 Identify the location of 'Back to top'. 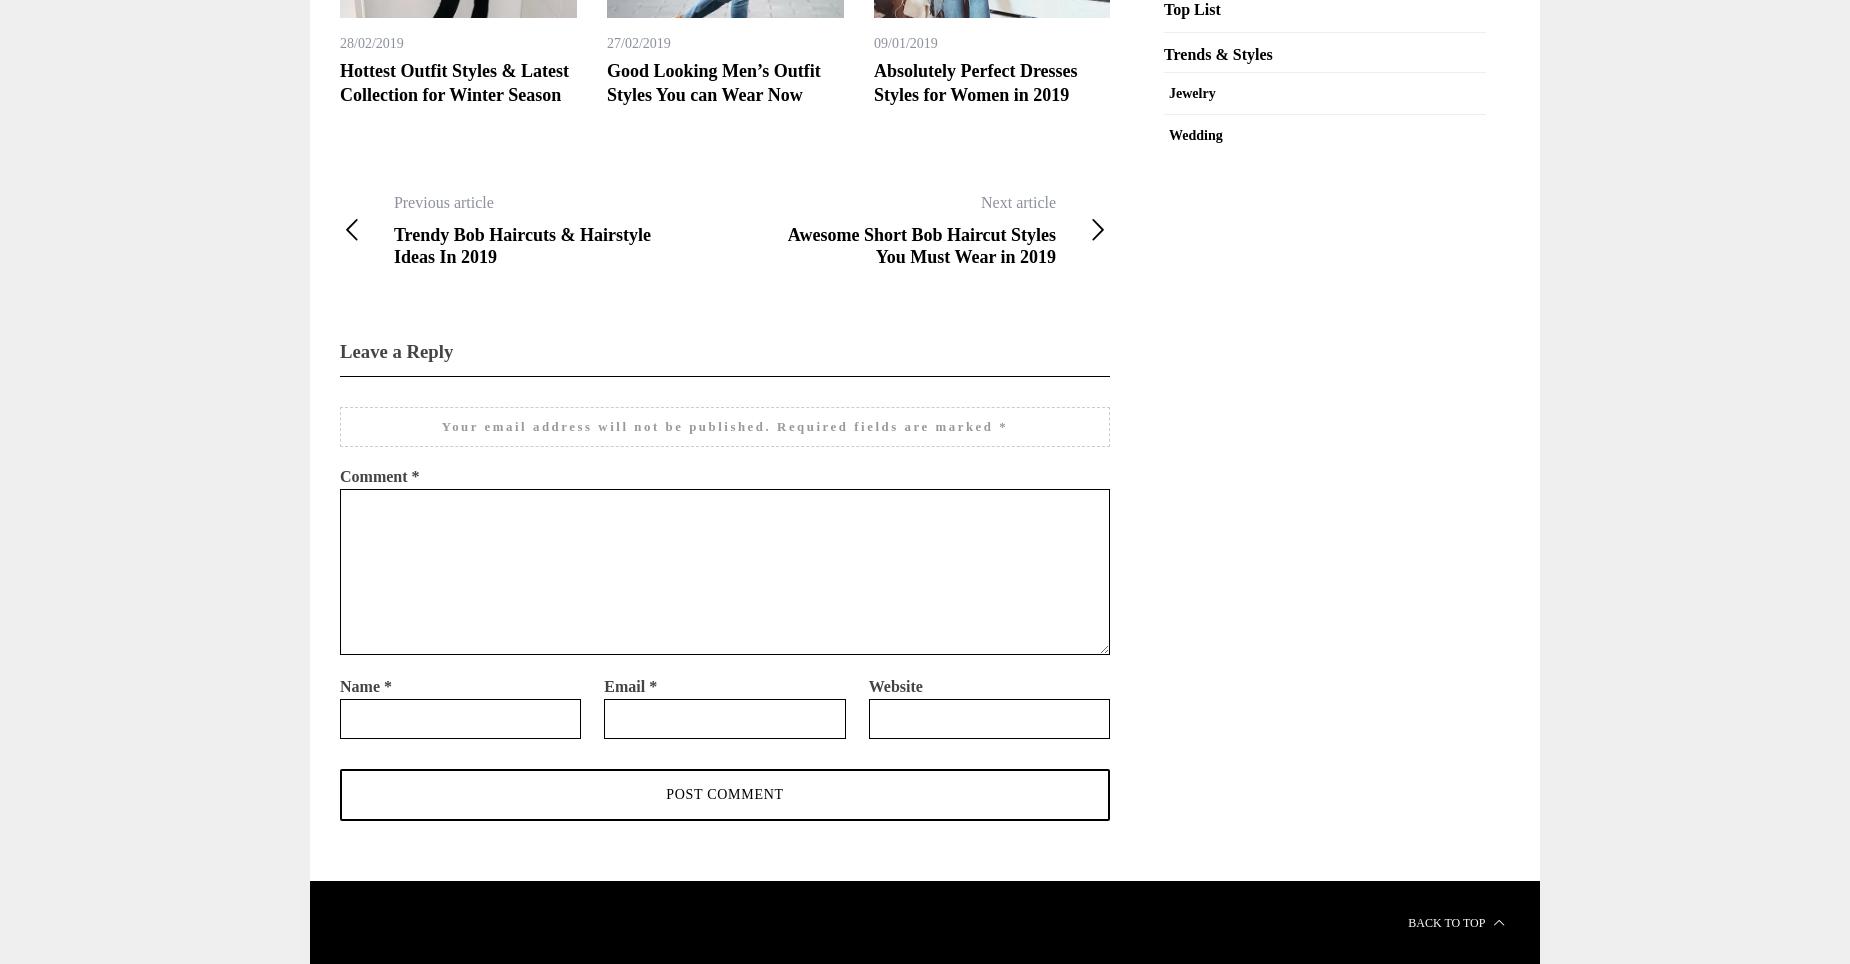
(1447, 920).